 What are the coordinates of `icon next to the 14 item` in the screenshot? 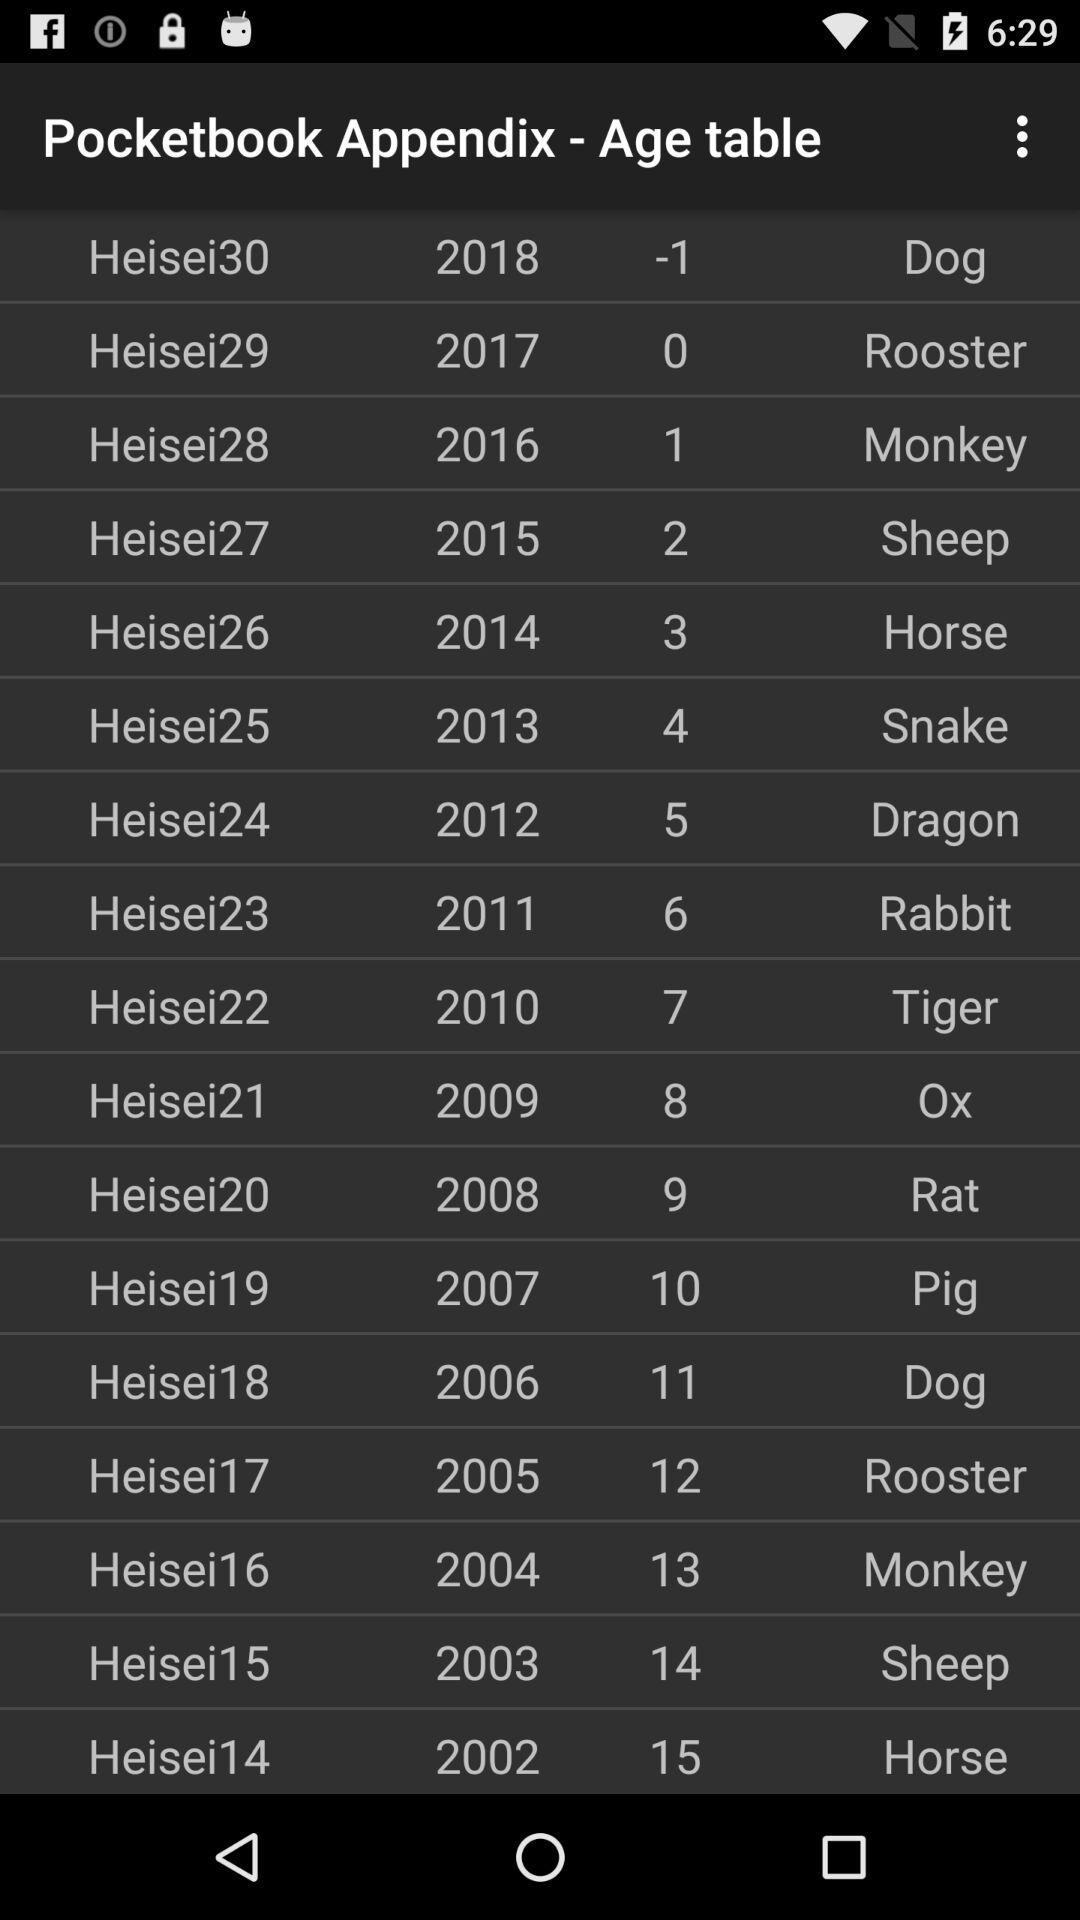 It's located at (405, 1661).